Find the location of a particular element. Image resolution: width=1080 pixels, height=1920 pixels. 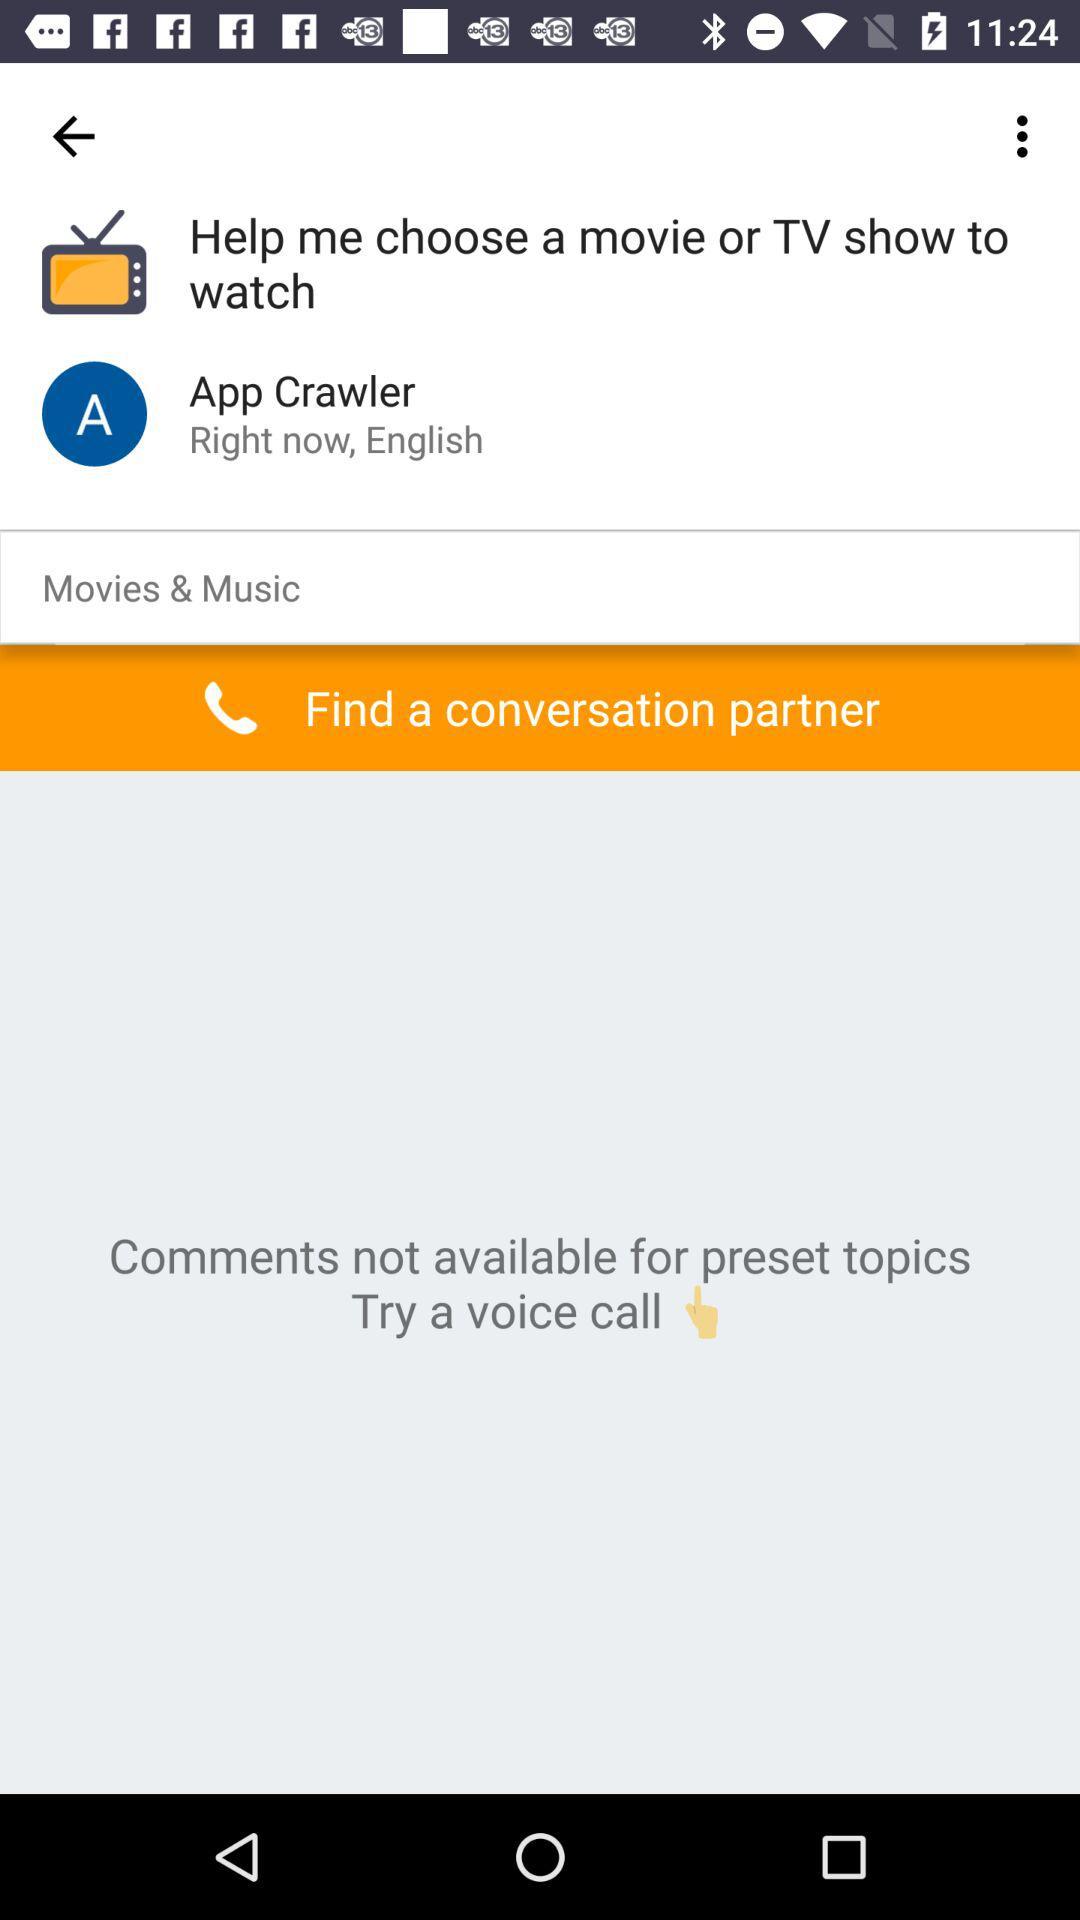

find a random user is located at coordinates (94, 412).